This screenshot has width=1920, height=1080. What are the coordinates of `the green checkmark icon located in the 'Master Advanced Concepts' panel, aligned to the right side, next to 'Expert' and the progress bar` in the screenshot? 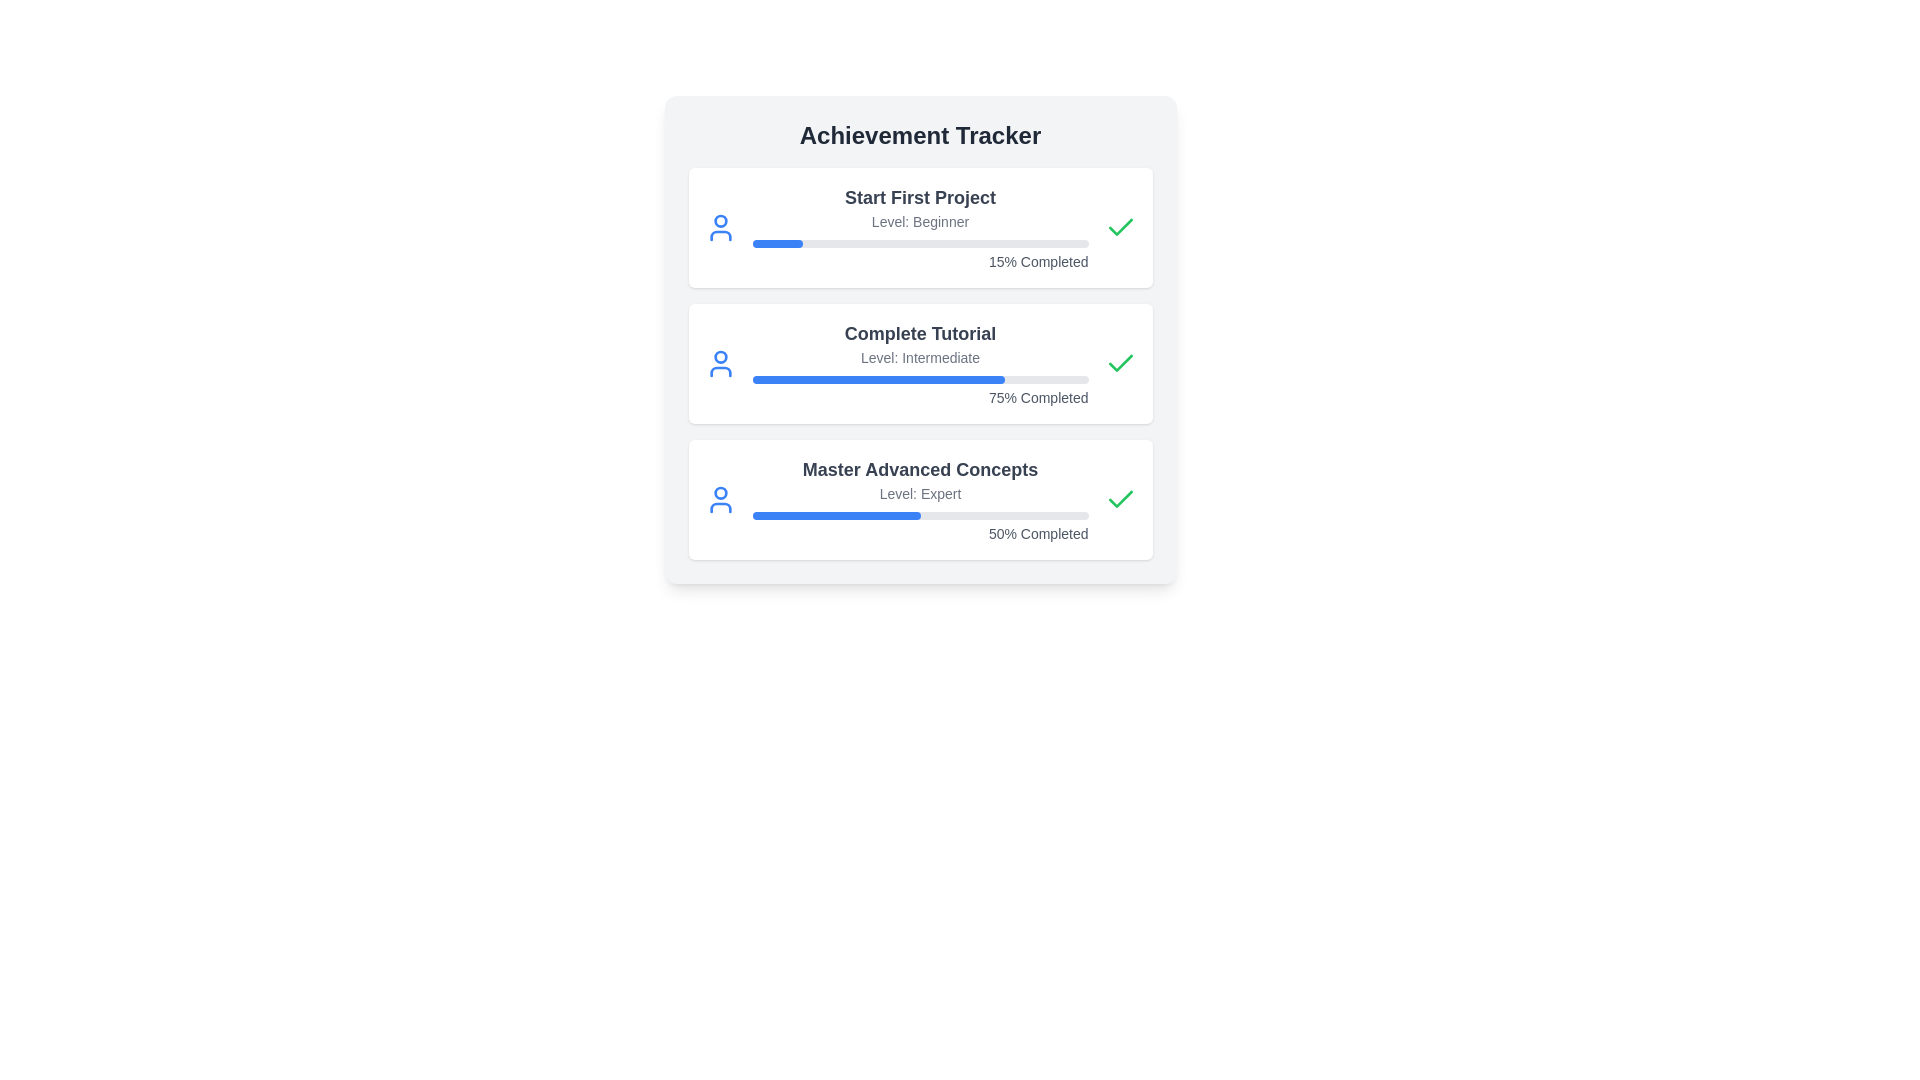 It's located at (1120, 499).